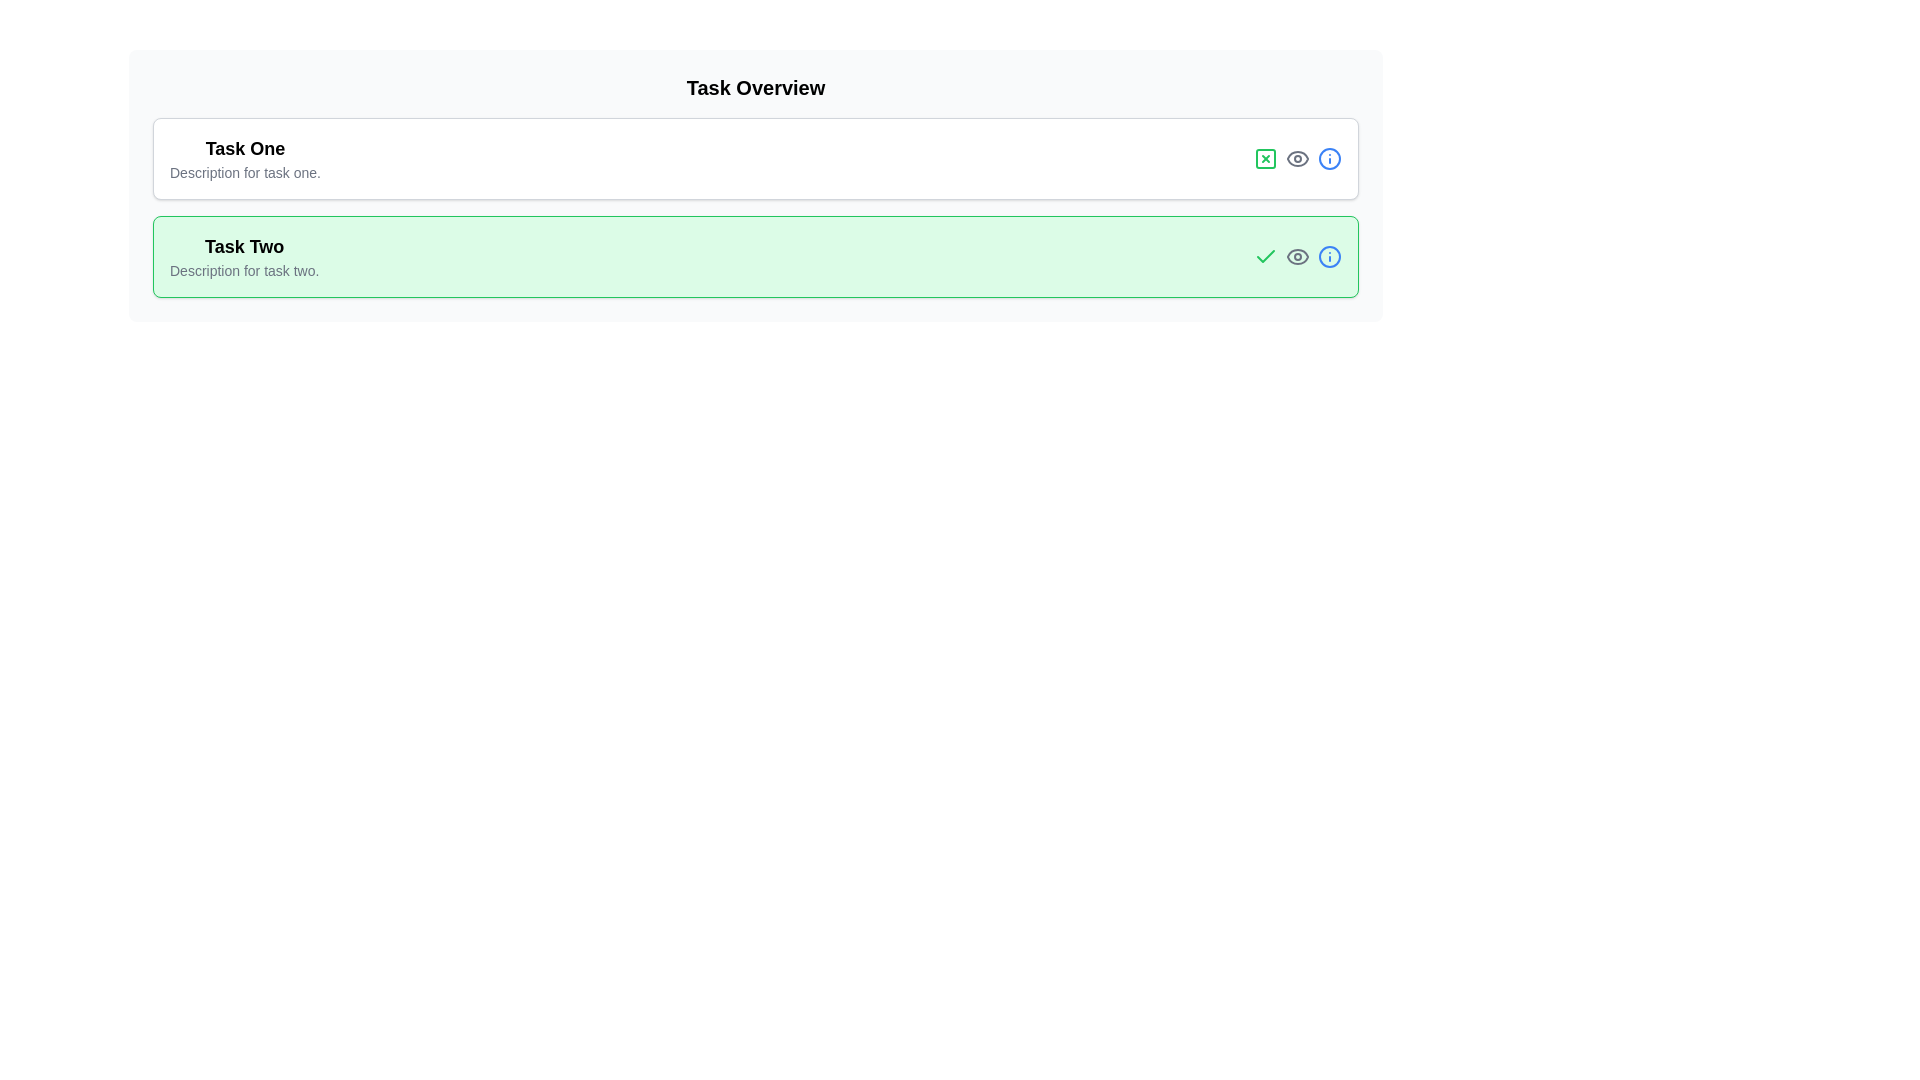  I want to click on the blue circular icon button with a hollow center and a dot and vertical line on its interior, located on the right side of the task row labeled 'Task One', so click(1329, 157).